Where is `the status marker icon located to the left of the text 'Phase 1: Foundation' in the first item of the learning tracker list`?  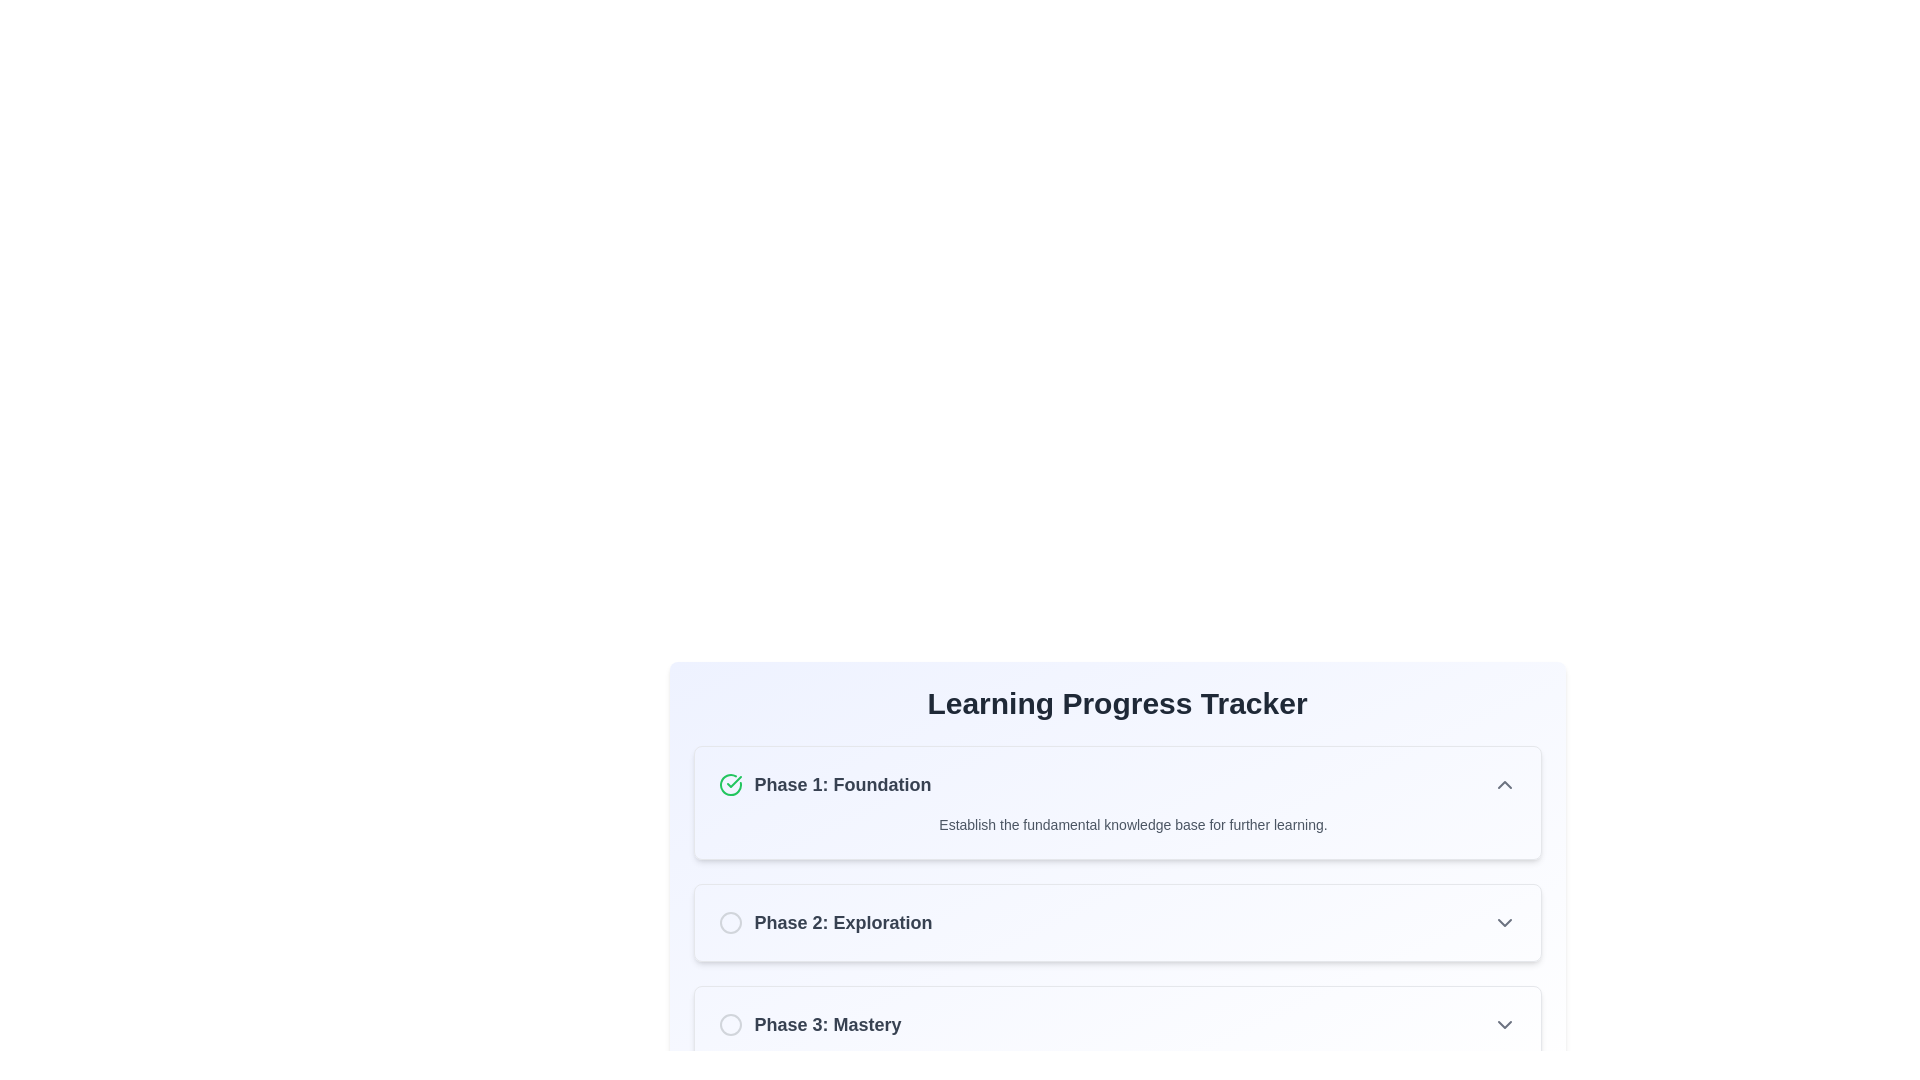
the status marker icon located to the left of the text 'Phase 1: Foundation' in the first item of the learning tracker list is located at coordinates (729, 784).